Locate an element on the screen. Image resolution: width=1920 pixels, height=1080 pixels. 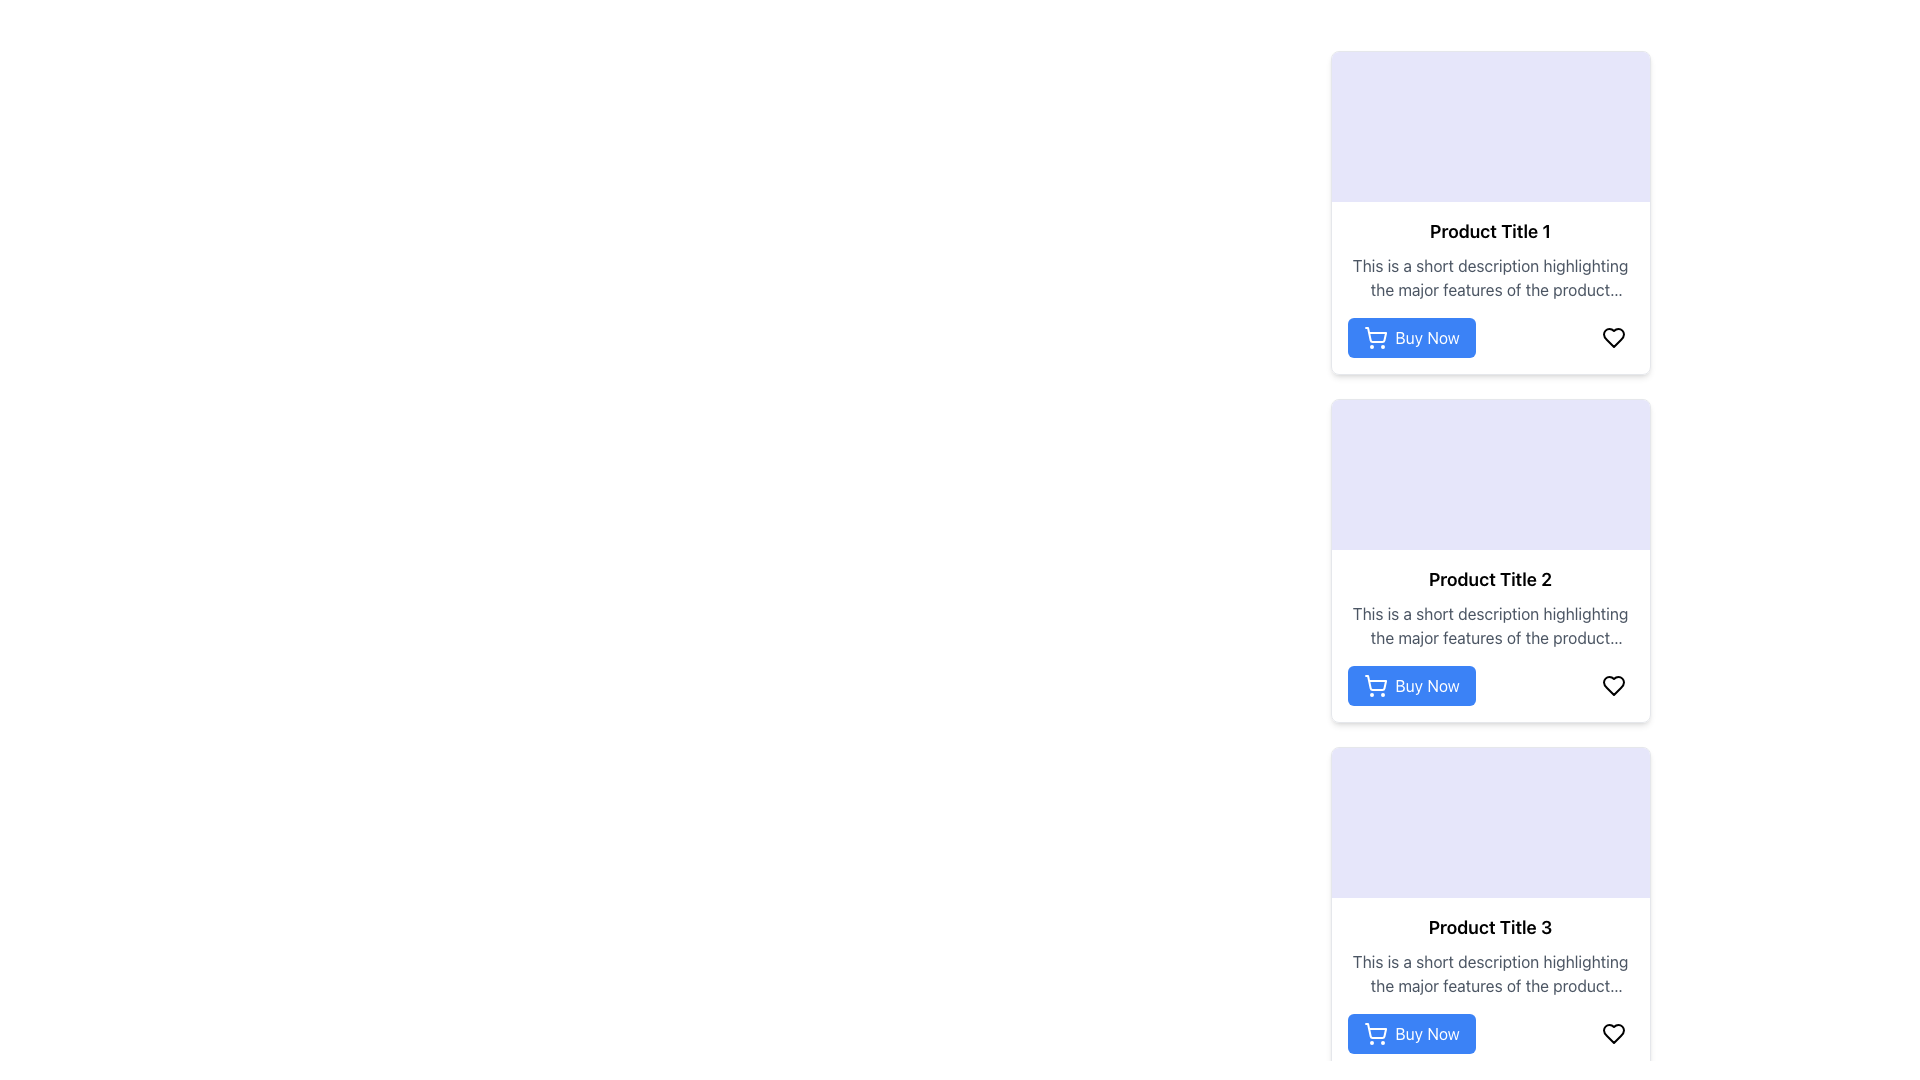
the button located at the bottom left of the product card titled 'Product Title 1' to observe the color change that indicates interactivity is located at coordinates (1410, 337).